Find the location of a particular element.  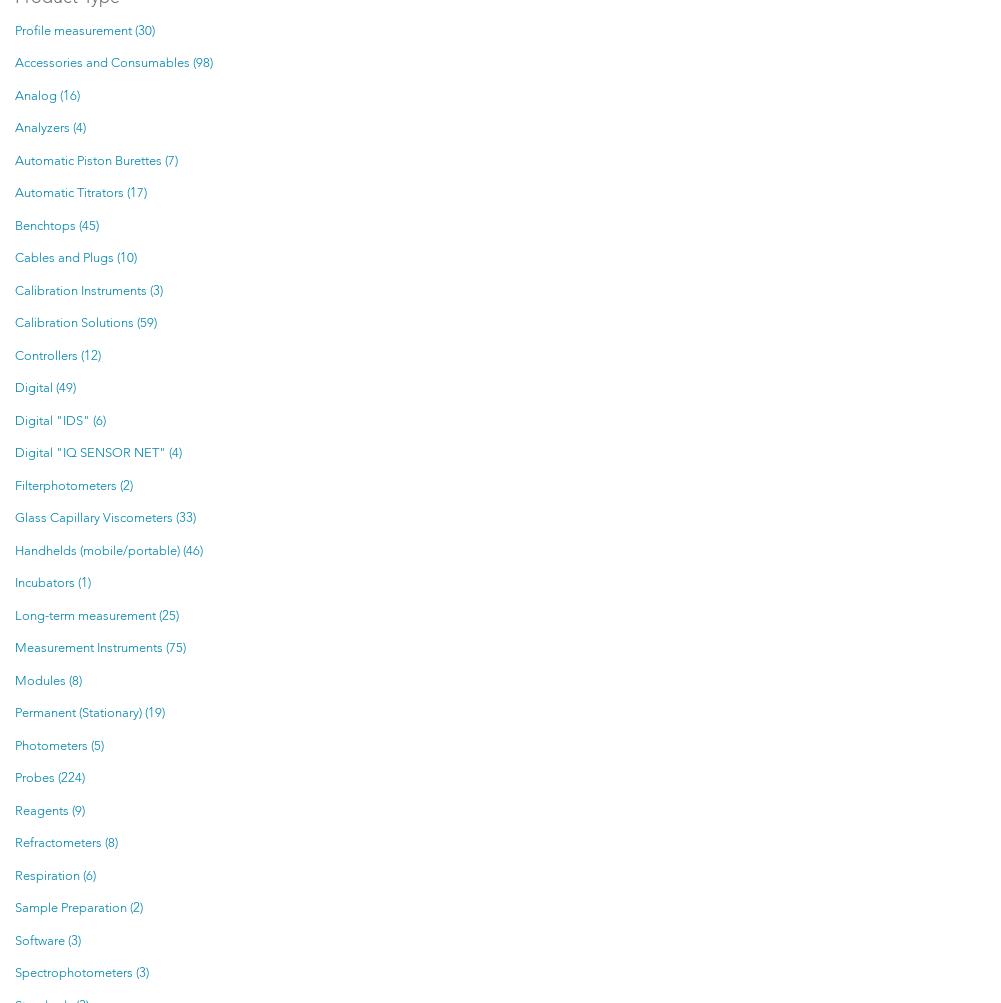

'Incubators (1)' is located at coordinates (52, 582).